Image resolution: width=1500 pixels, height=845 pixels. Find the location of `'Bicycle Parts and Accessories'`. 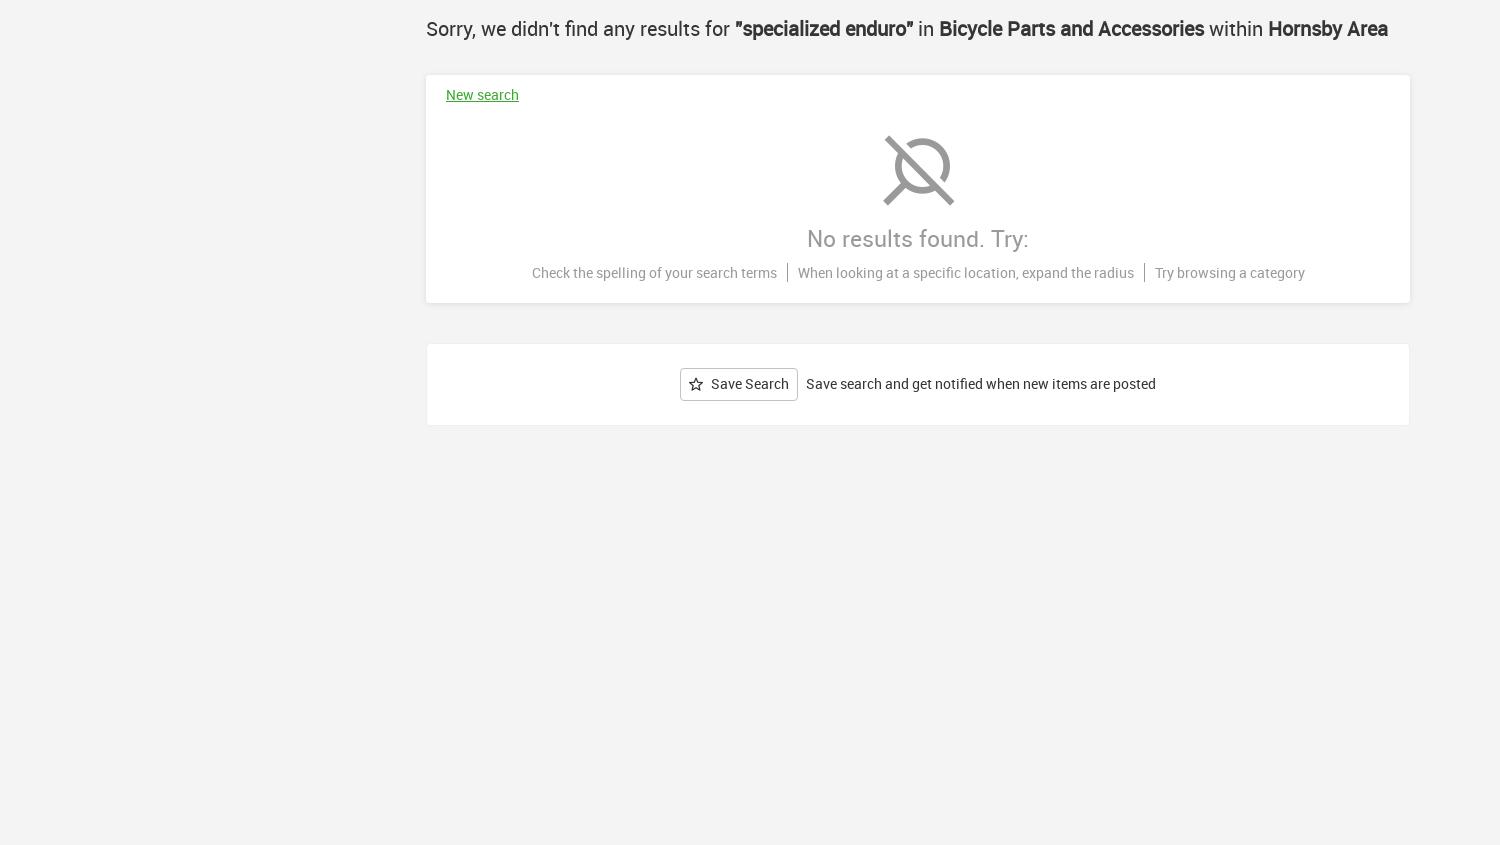

'Bicycle Parts and Accessories' is located at coordinates (1070, 27).